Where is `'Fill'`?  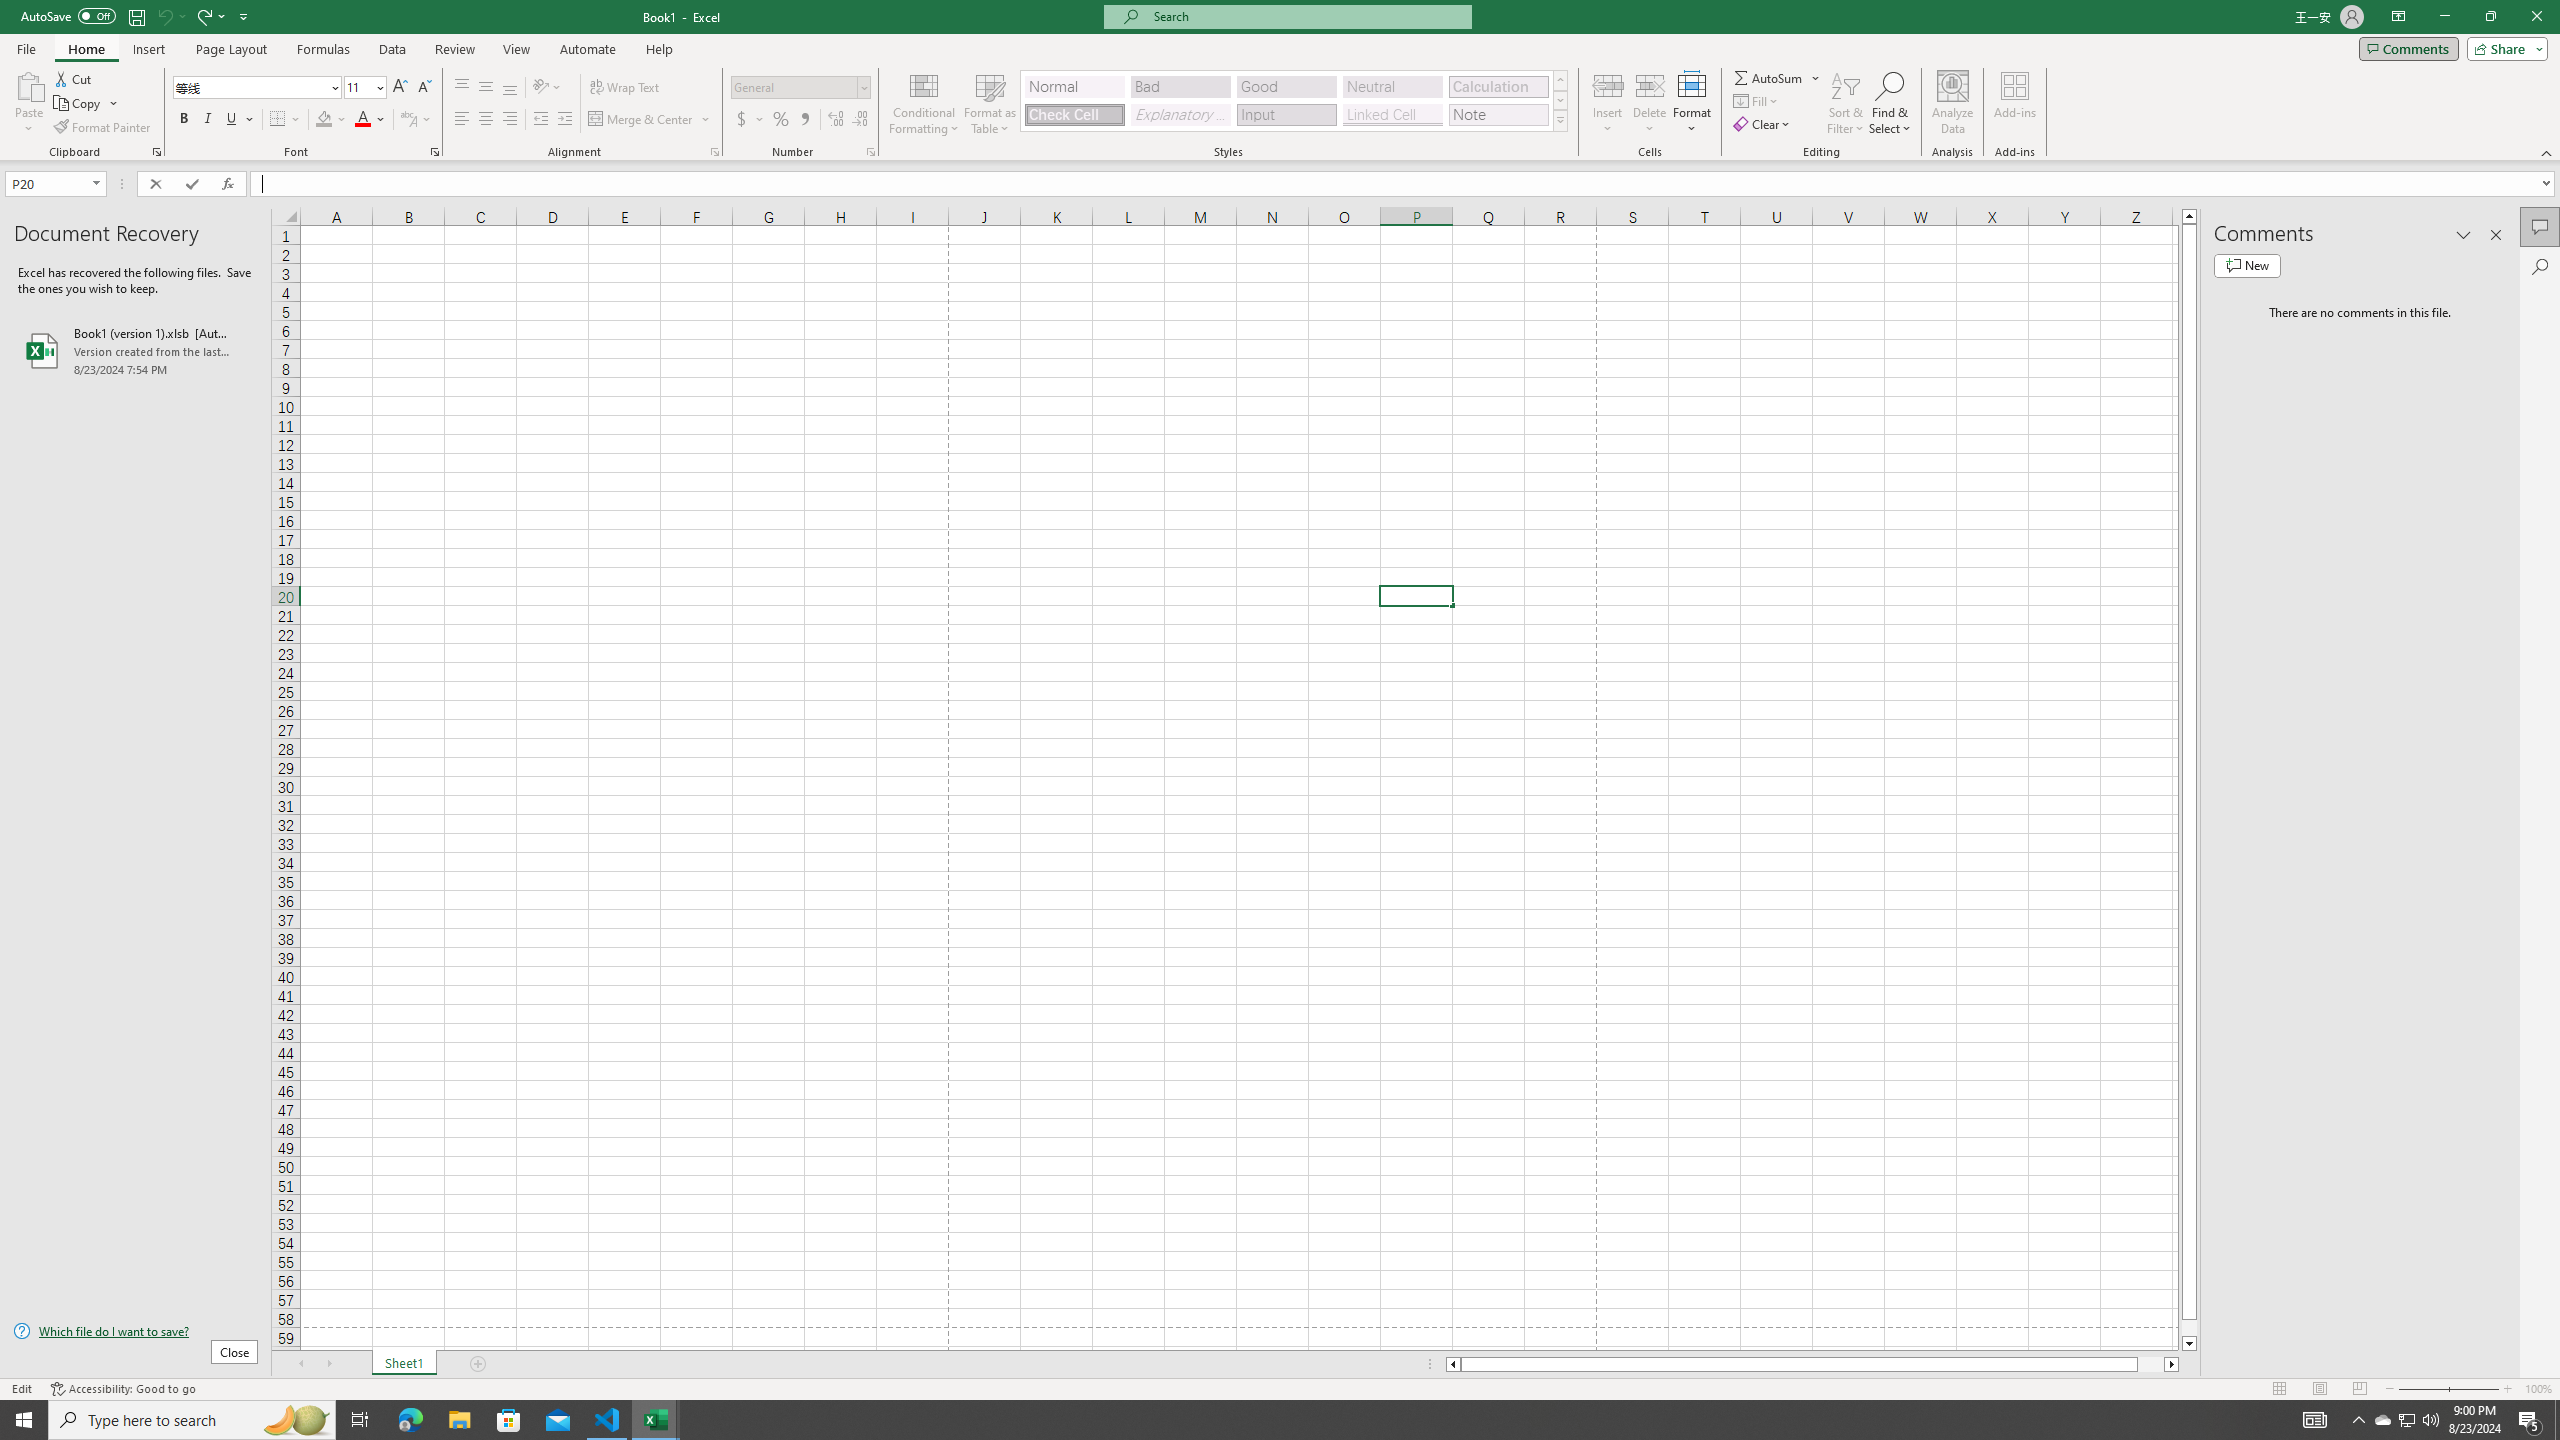 'Fill' is located at coordinates (1756, 99).